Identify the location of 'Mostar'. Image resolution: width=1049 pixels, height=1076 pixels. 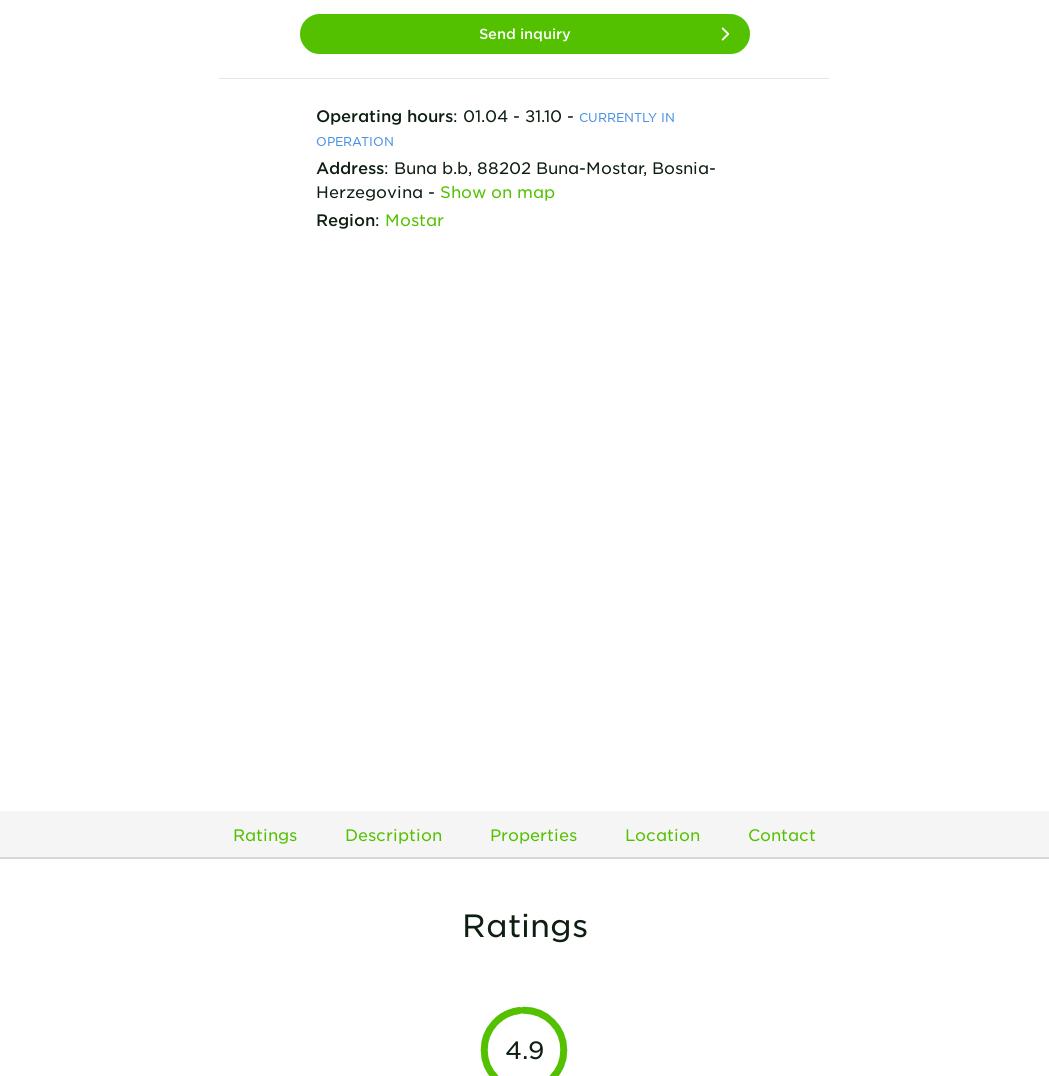
(384, 216).